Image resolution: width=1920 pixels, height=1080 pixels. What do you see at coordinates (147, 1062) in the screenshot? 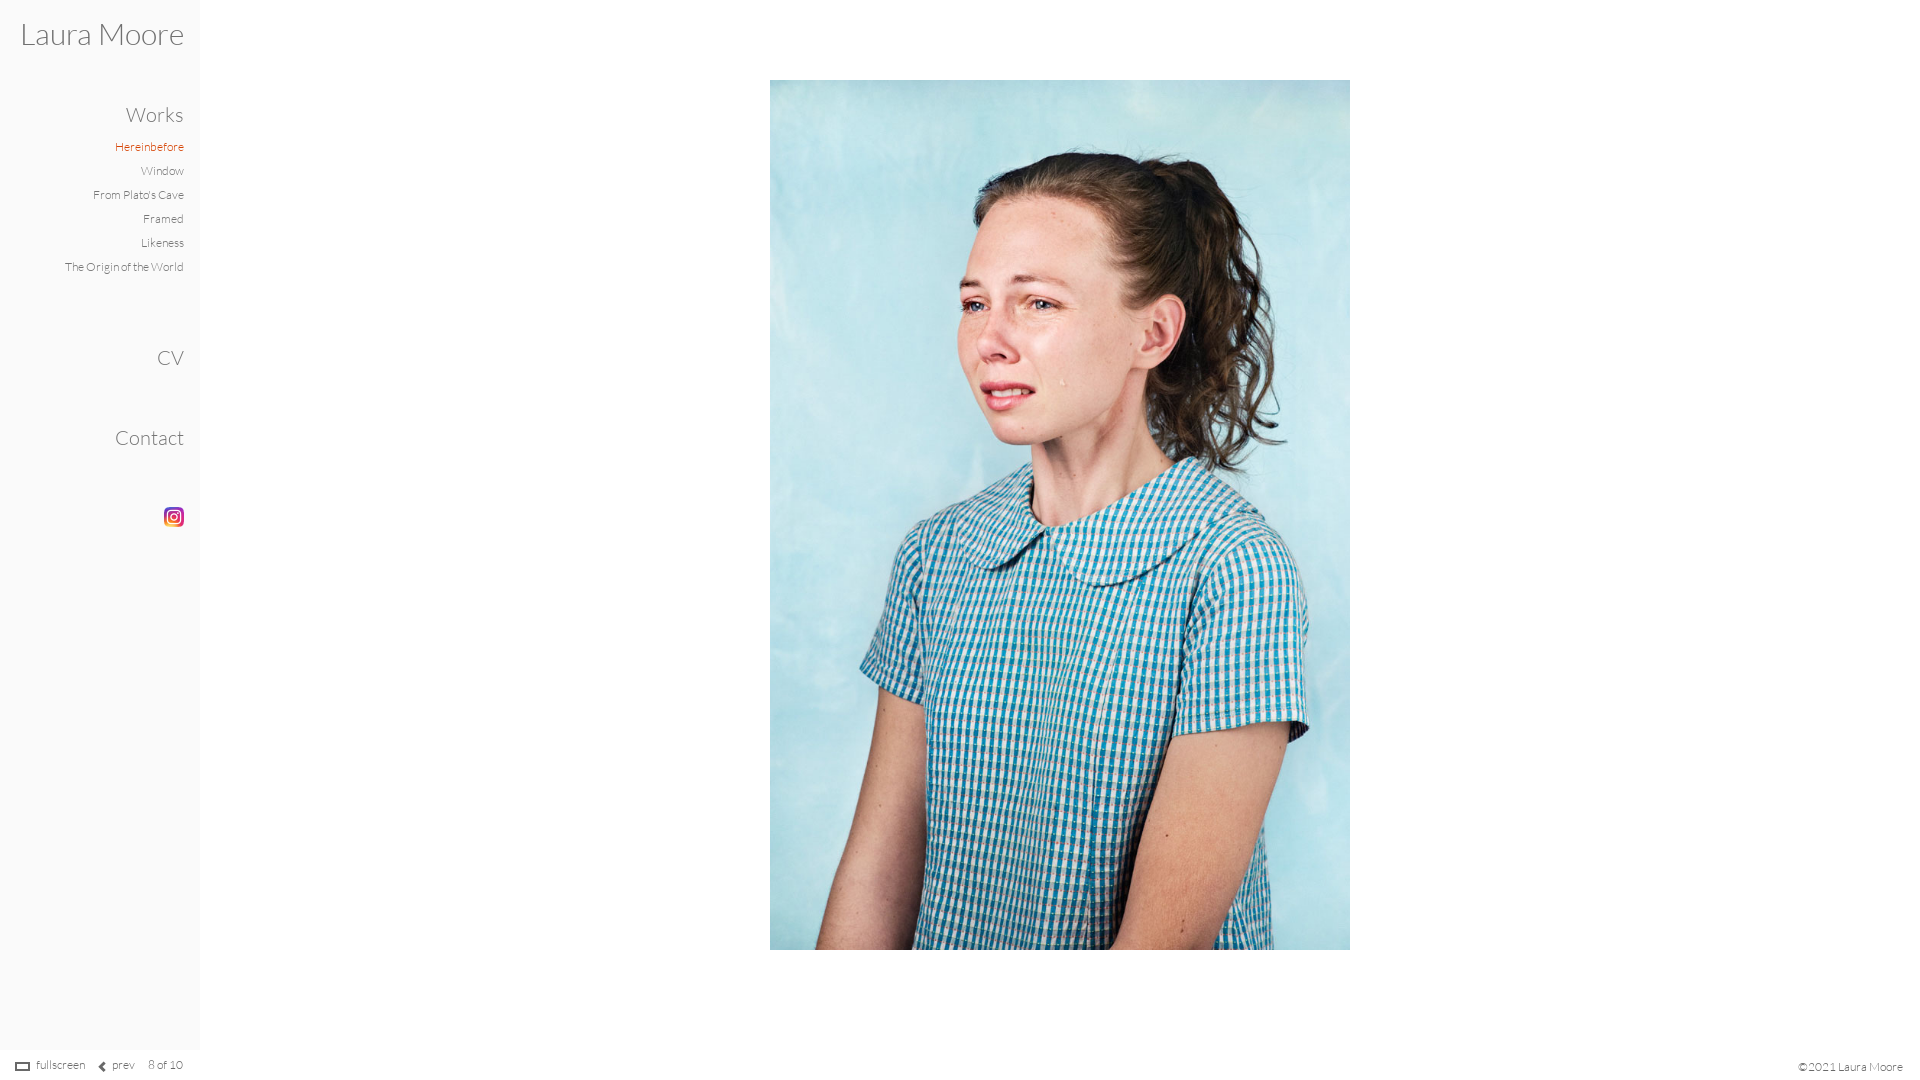
I see `'8 of 10'` at bounding box center [147, 1062].